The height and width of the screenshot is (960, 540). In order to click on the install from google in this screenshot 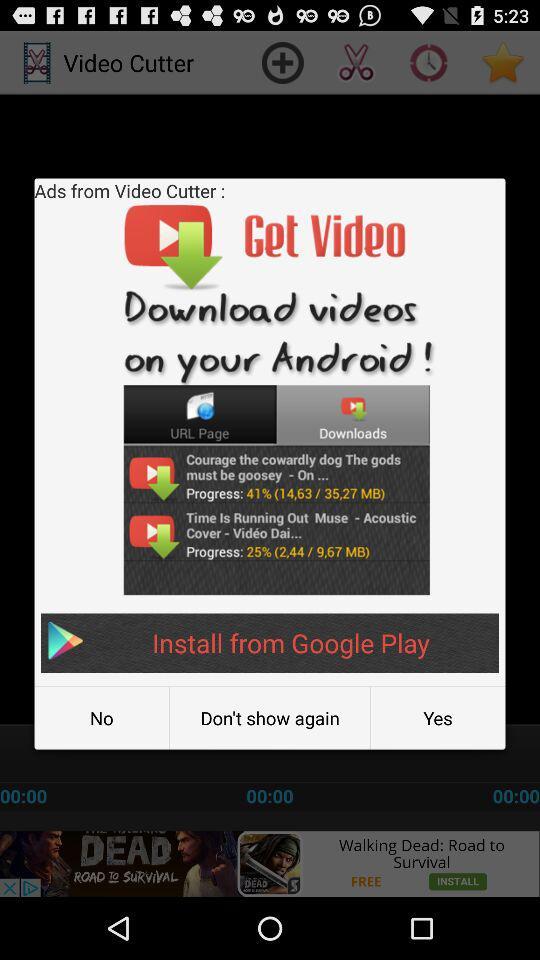, I will do `click(270, 642)`.